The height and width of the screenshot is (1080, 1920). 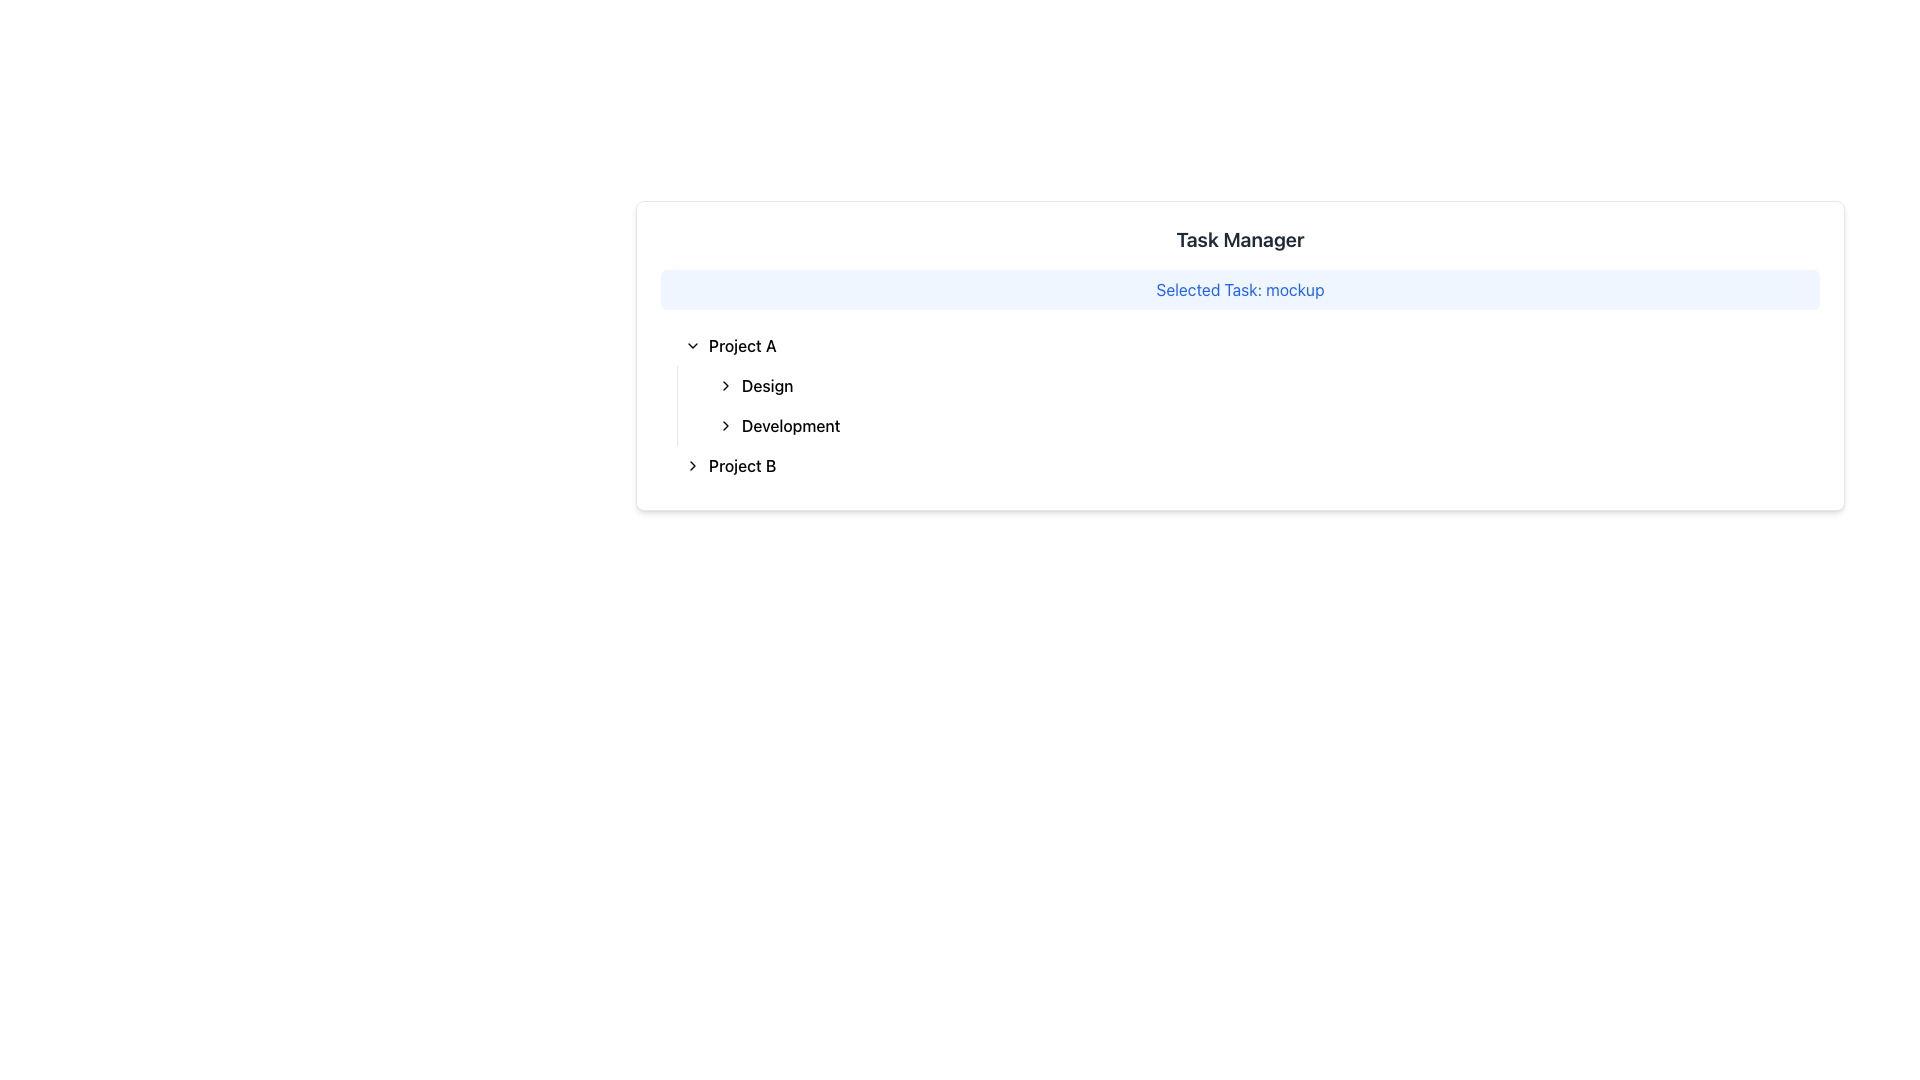 What do you see at coordinates (692, 466) in the screenshot?
I see `the toggle icon located to the left of the 'Project B' text label` at bounding box center [692, 466].